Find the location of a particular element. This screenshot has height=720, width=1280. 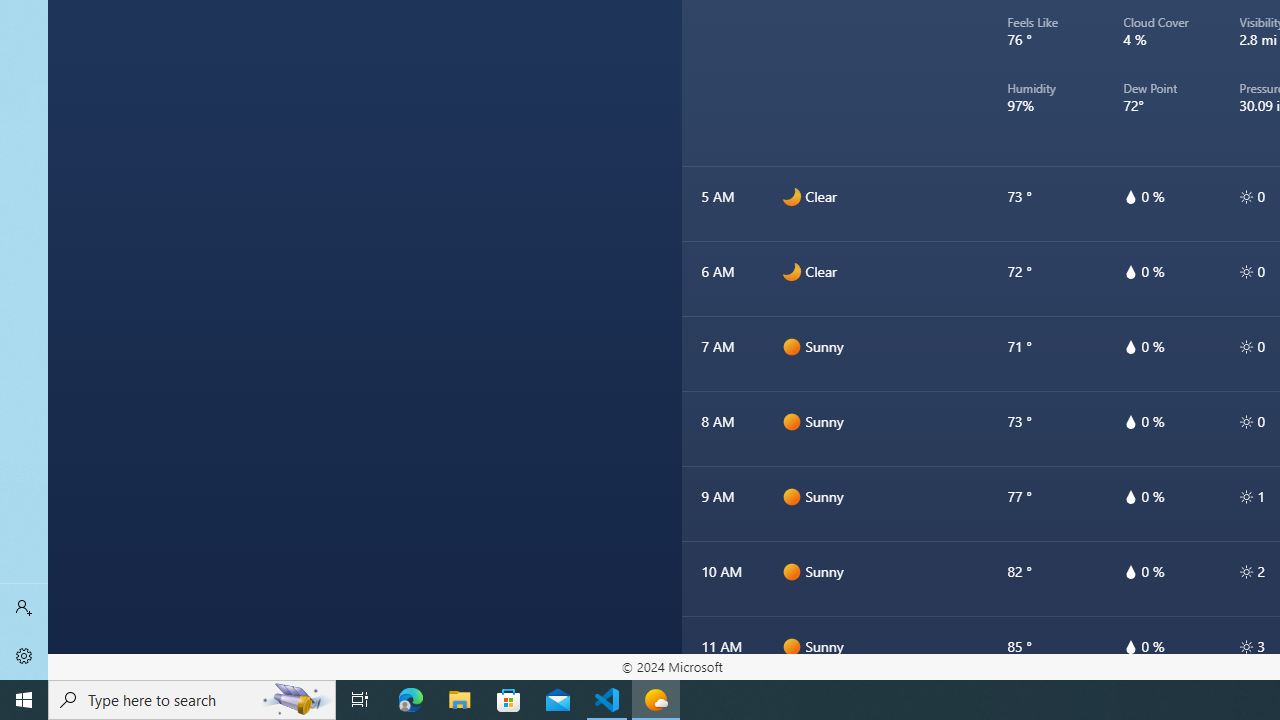

'Search highlights icon opens search home window' is located at coordinates (294, 698).